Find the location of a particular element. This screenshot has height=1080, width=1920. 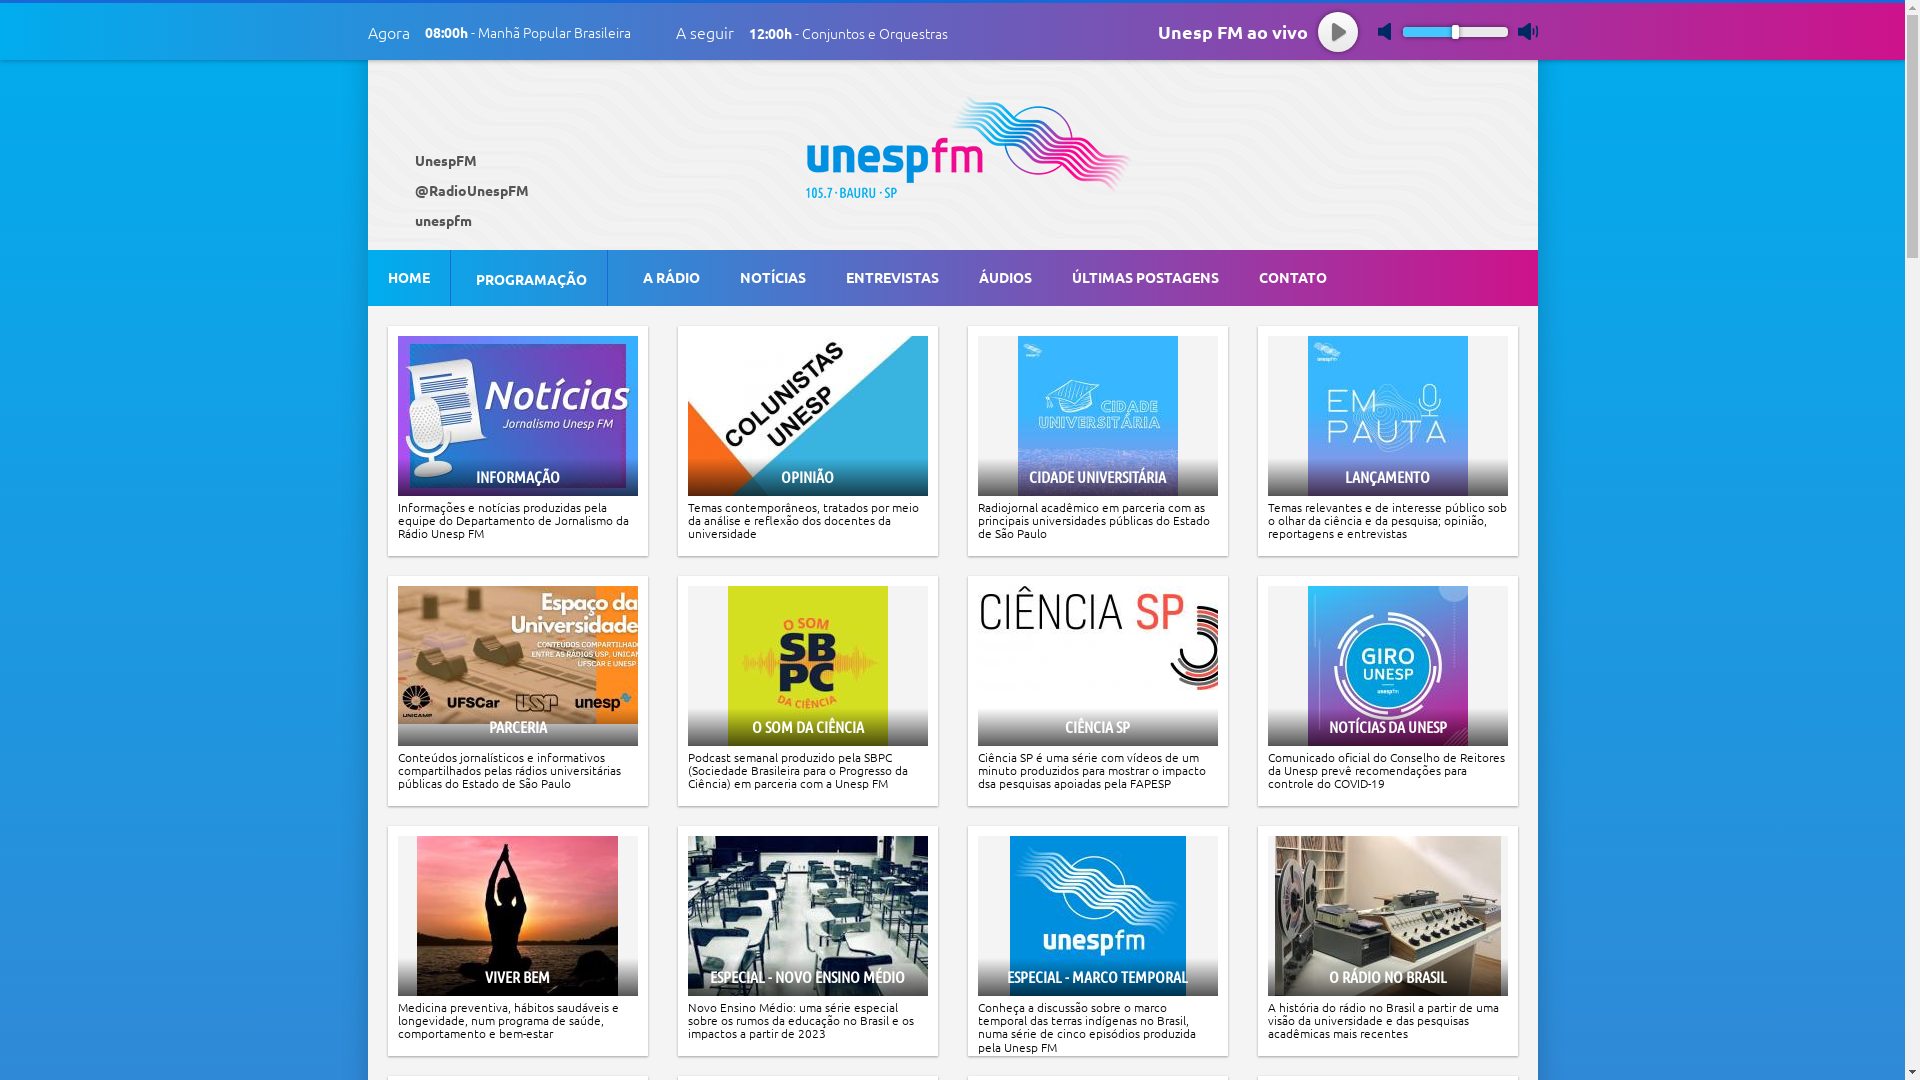

' UnespFM' is located at coordinates (441, 158).